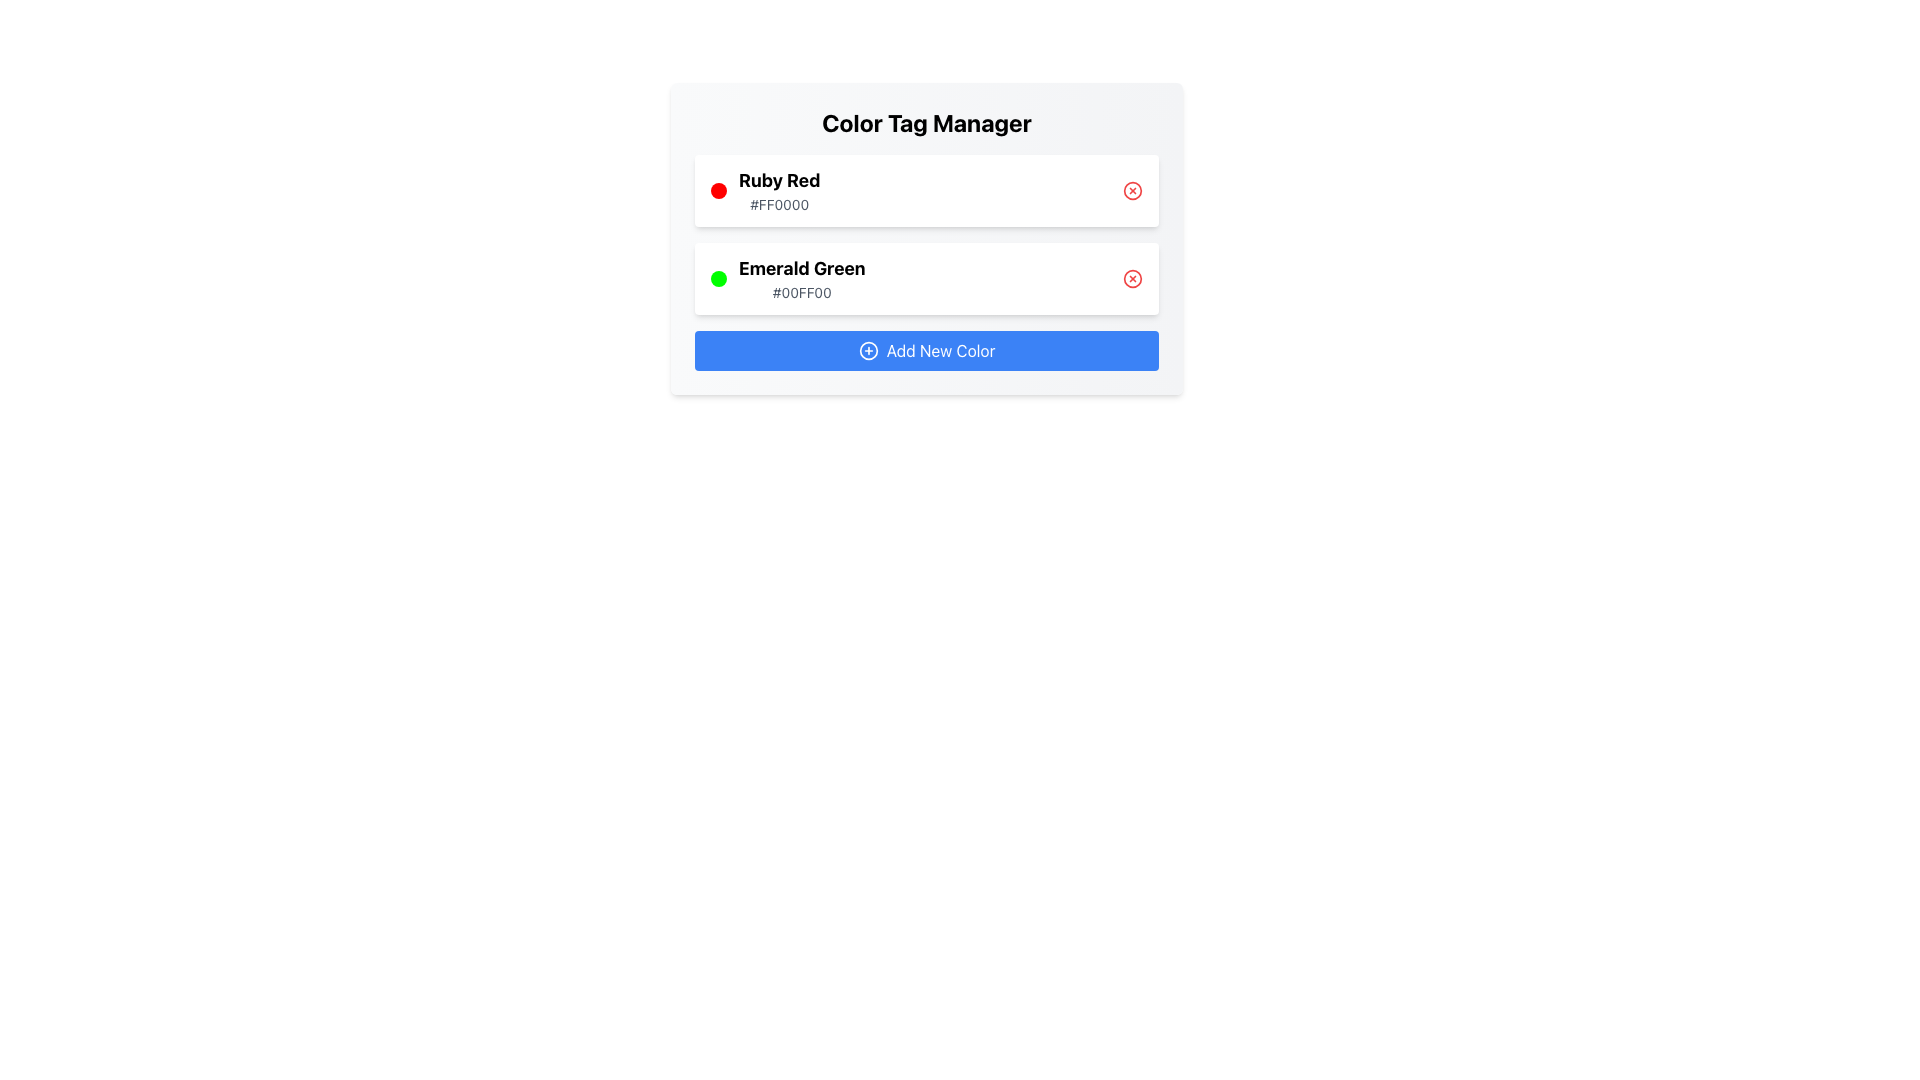 This screenshot has width=1920, height=1080. I want to click on the text label displaying the color code '#00FF00' which is styled in gray and located underneath the 'Emerald Green' text, so click(802, 293).